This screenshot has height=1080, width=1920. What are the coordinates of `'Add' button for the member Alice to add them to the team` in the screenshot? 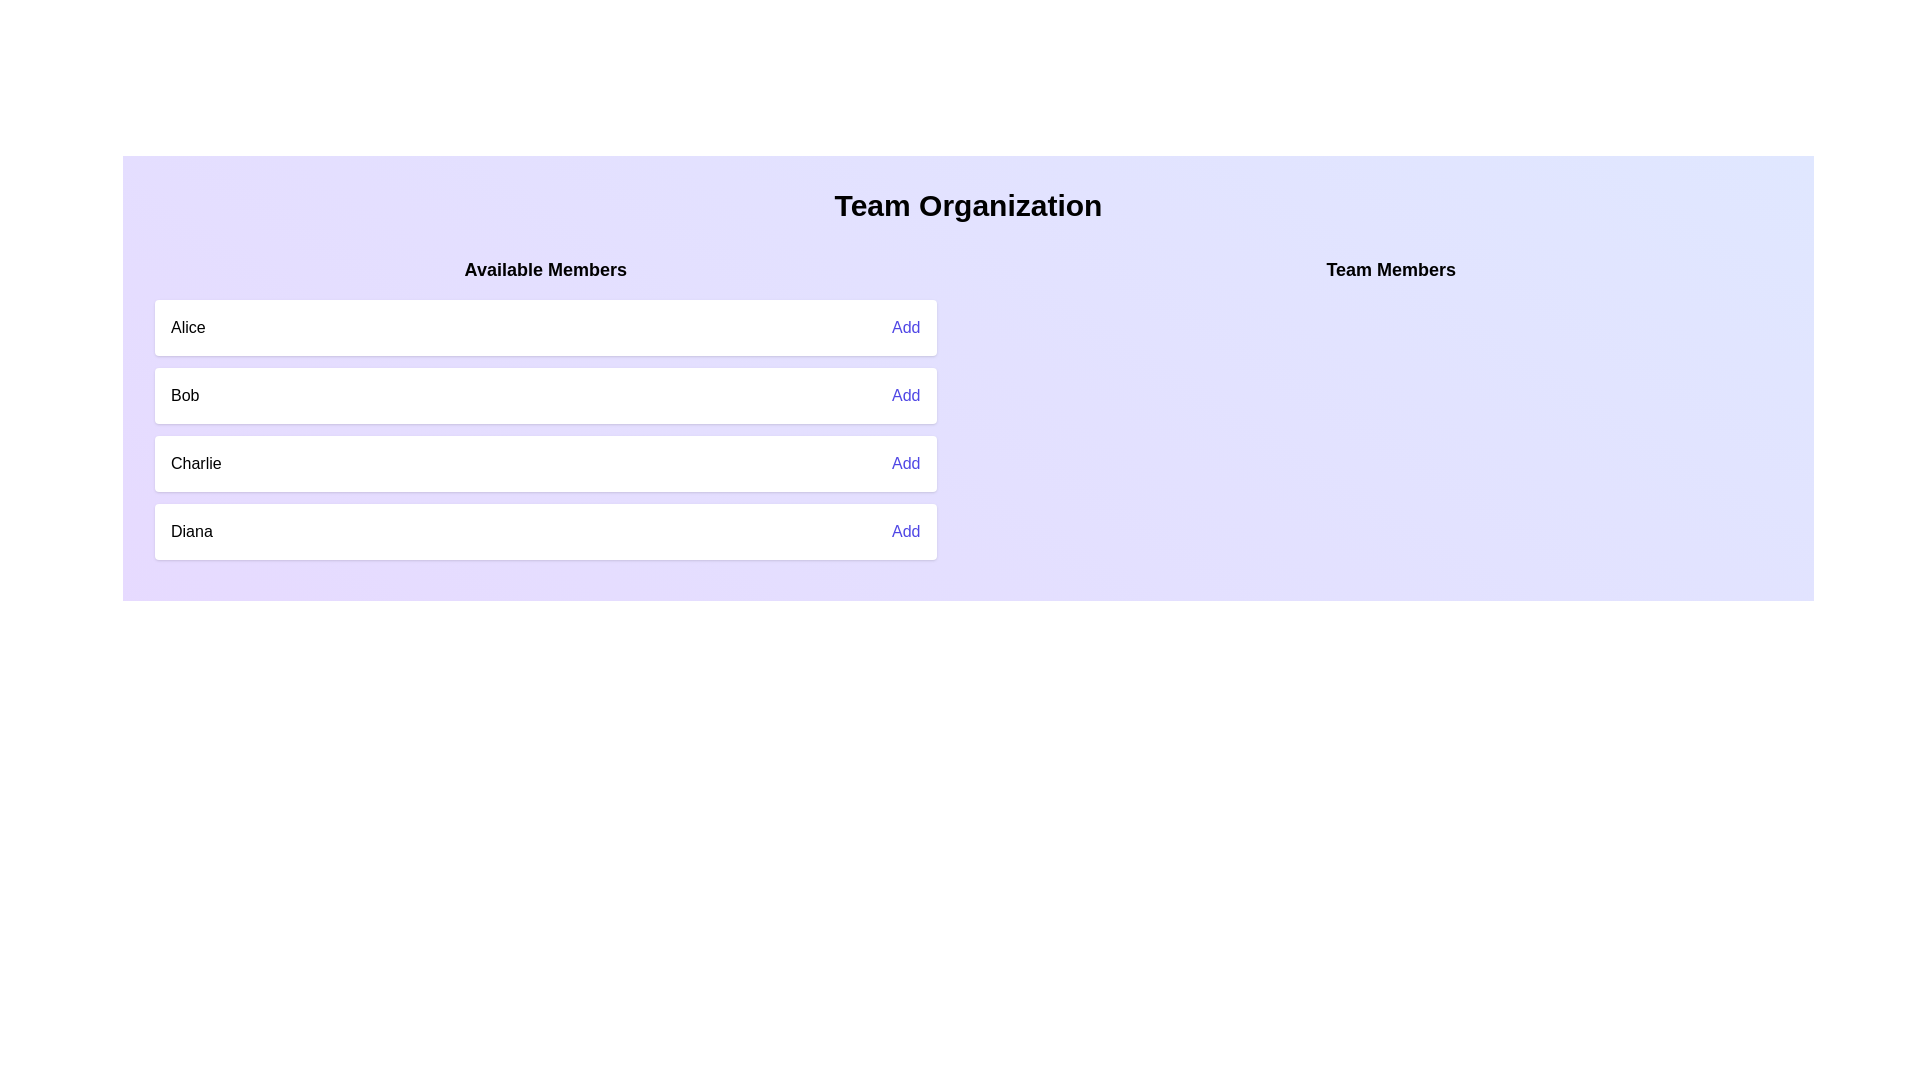 It's located at (905, 326).